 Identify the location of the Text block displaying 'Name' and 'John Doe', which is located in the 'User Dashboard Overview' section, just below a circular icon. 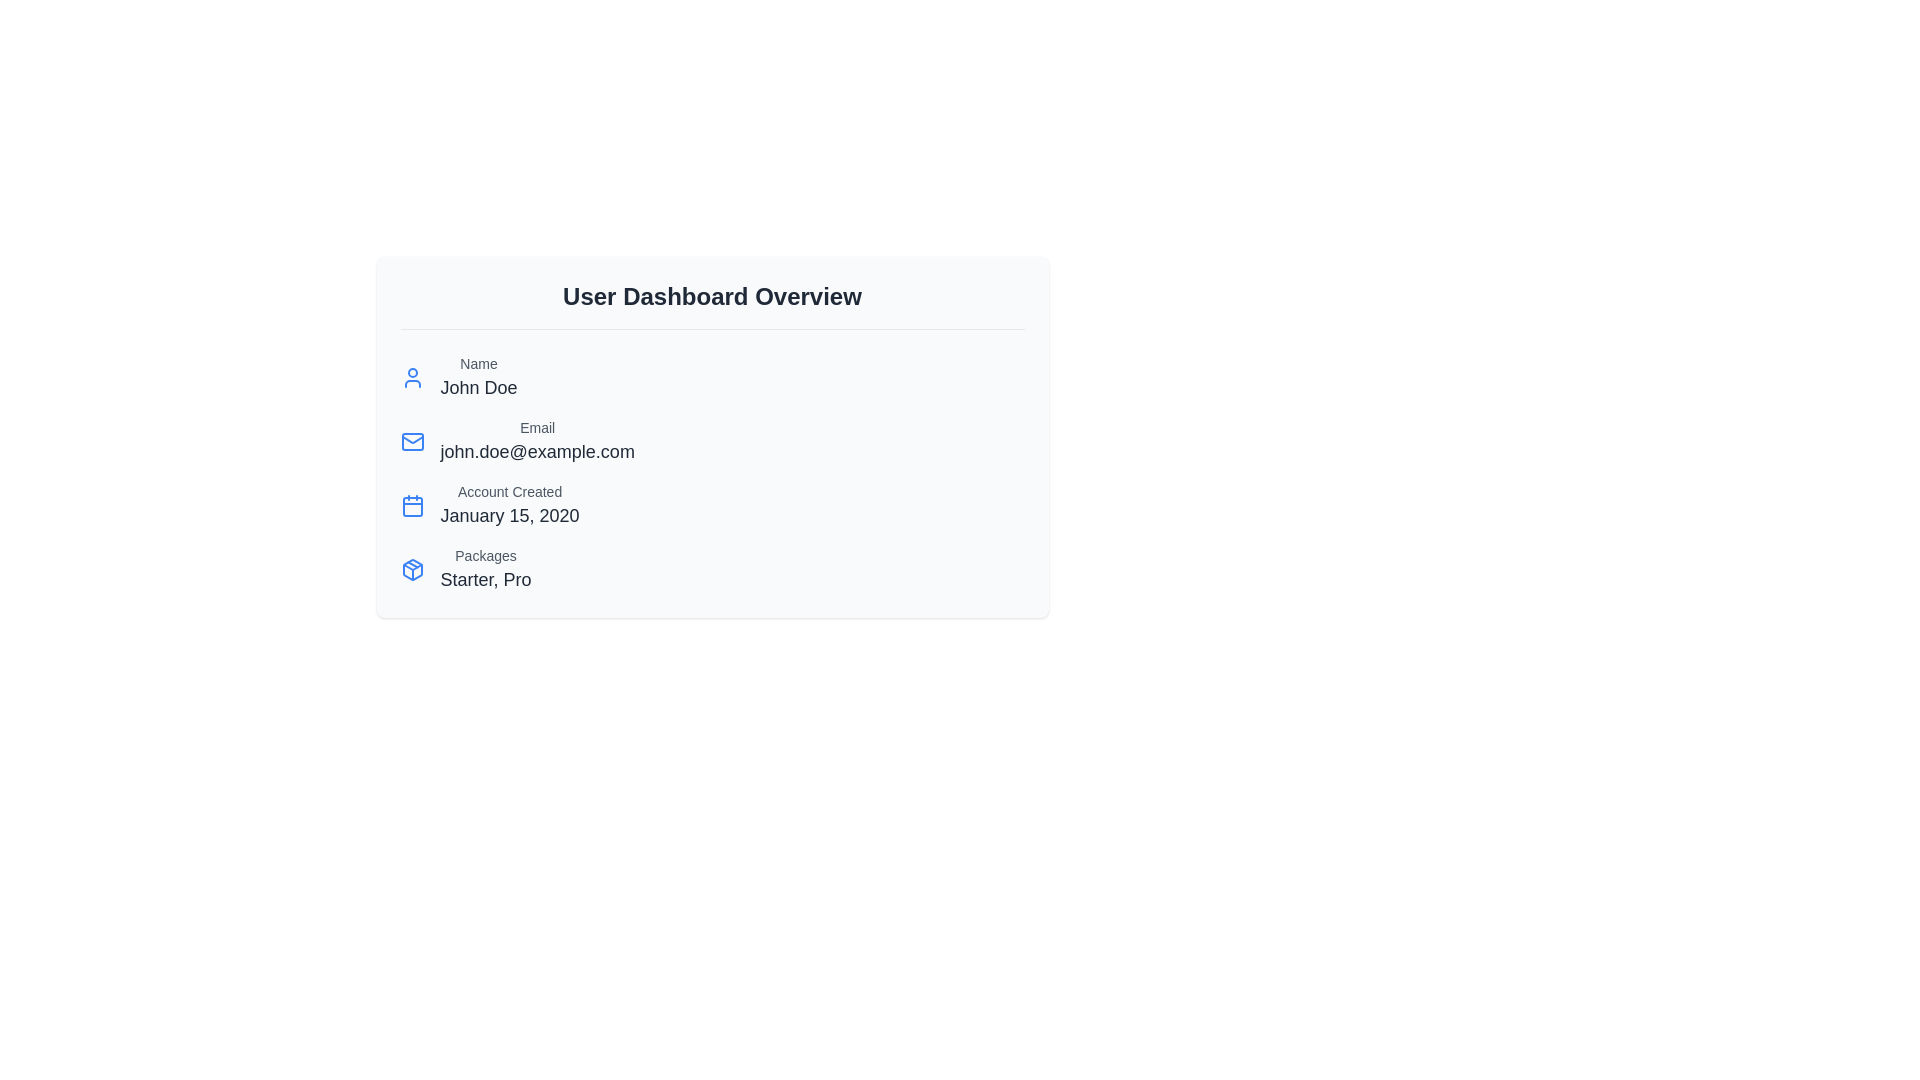
(478, 378).